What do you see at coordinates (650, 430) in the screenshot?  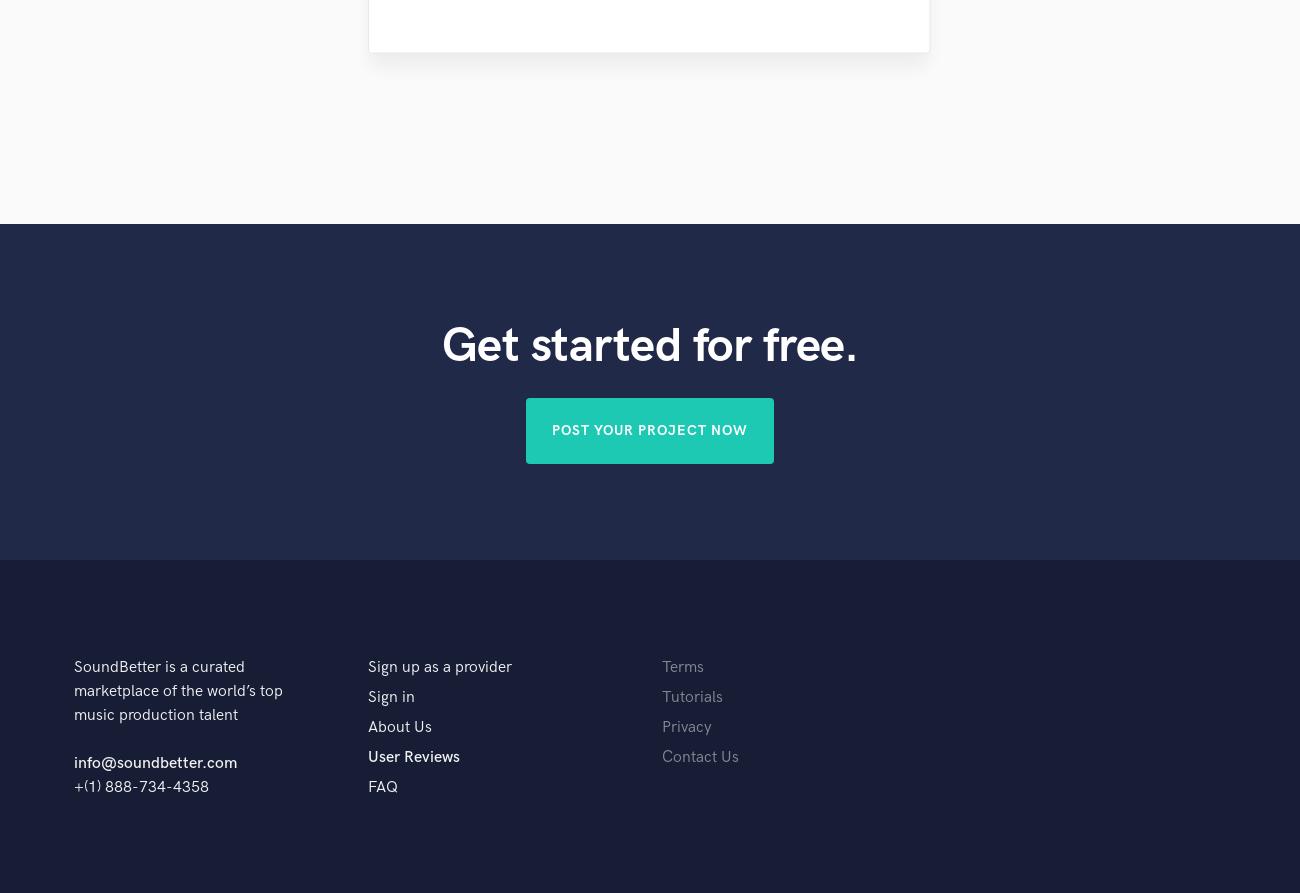 I see `'Post Your Project Now'` at bounding box center [650, 430].